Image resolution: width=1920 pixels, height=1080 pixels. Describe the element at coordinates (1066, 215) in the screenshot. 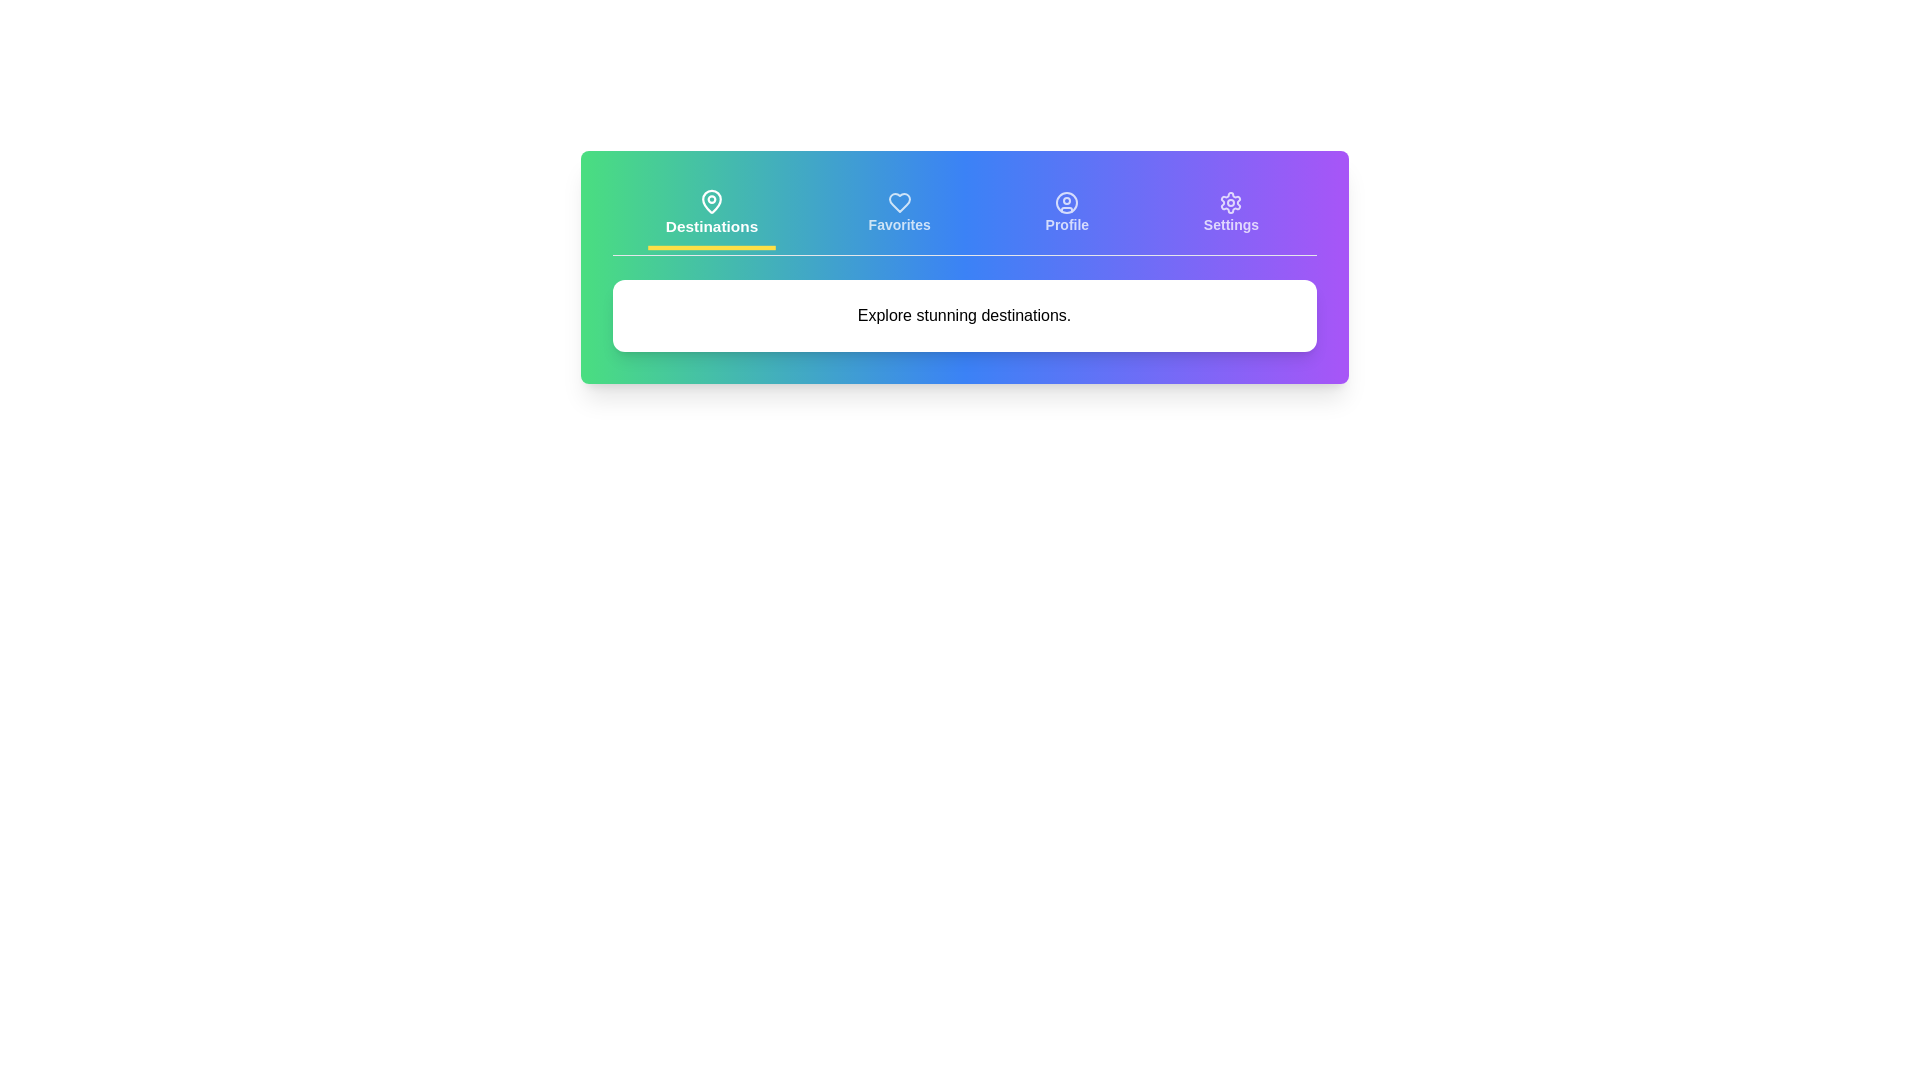

I see `the tab labeled Profile to navigate to its content` at that location.